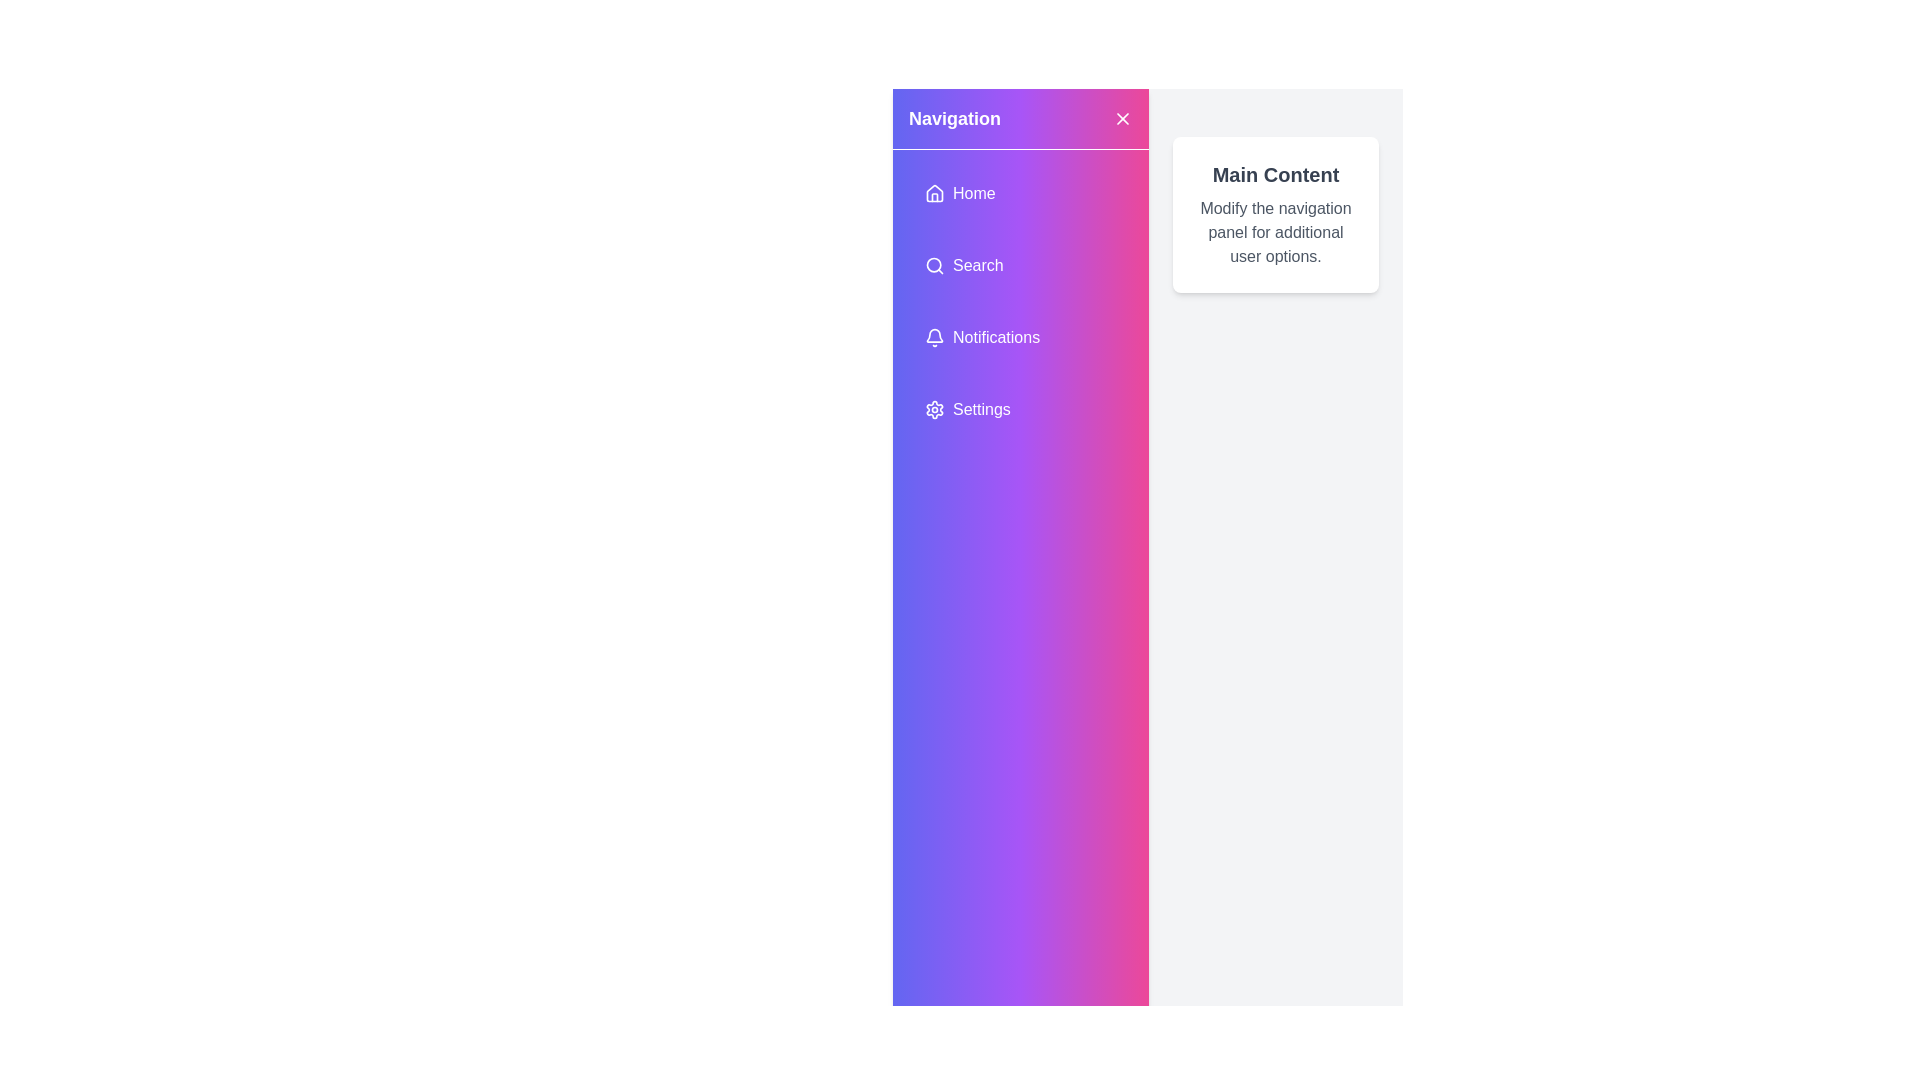  I want to click on the 'Notifications' icon in the left vertical navigation bar, so click(934, 334).